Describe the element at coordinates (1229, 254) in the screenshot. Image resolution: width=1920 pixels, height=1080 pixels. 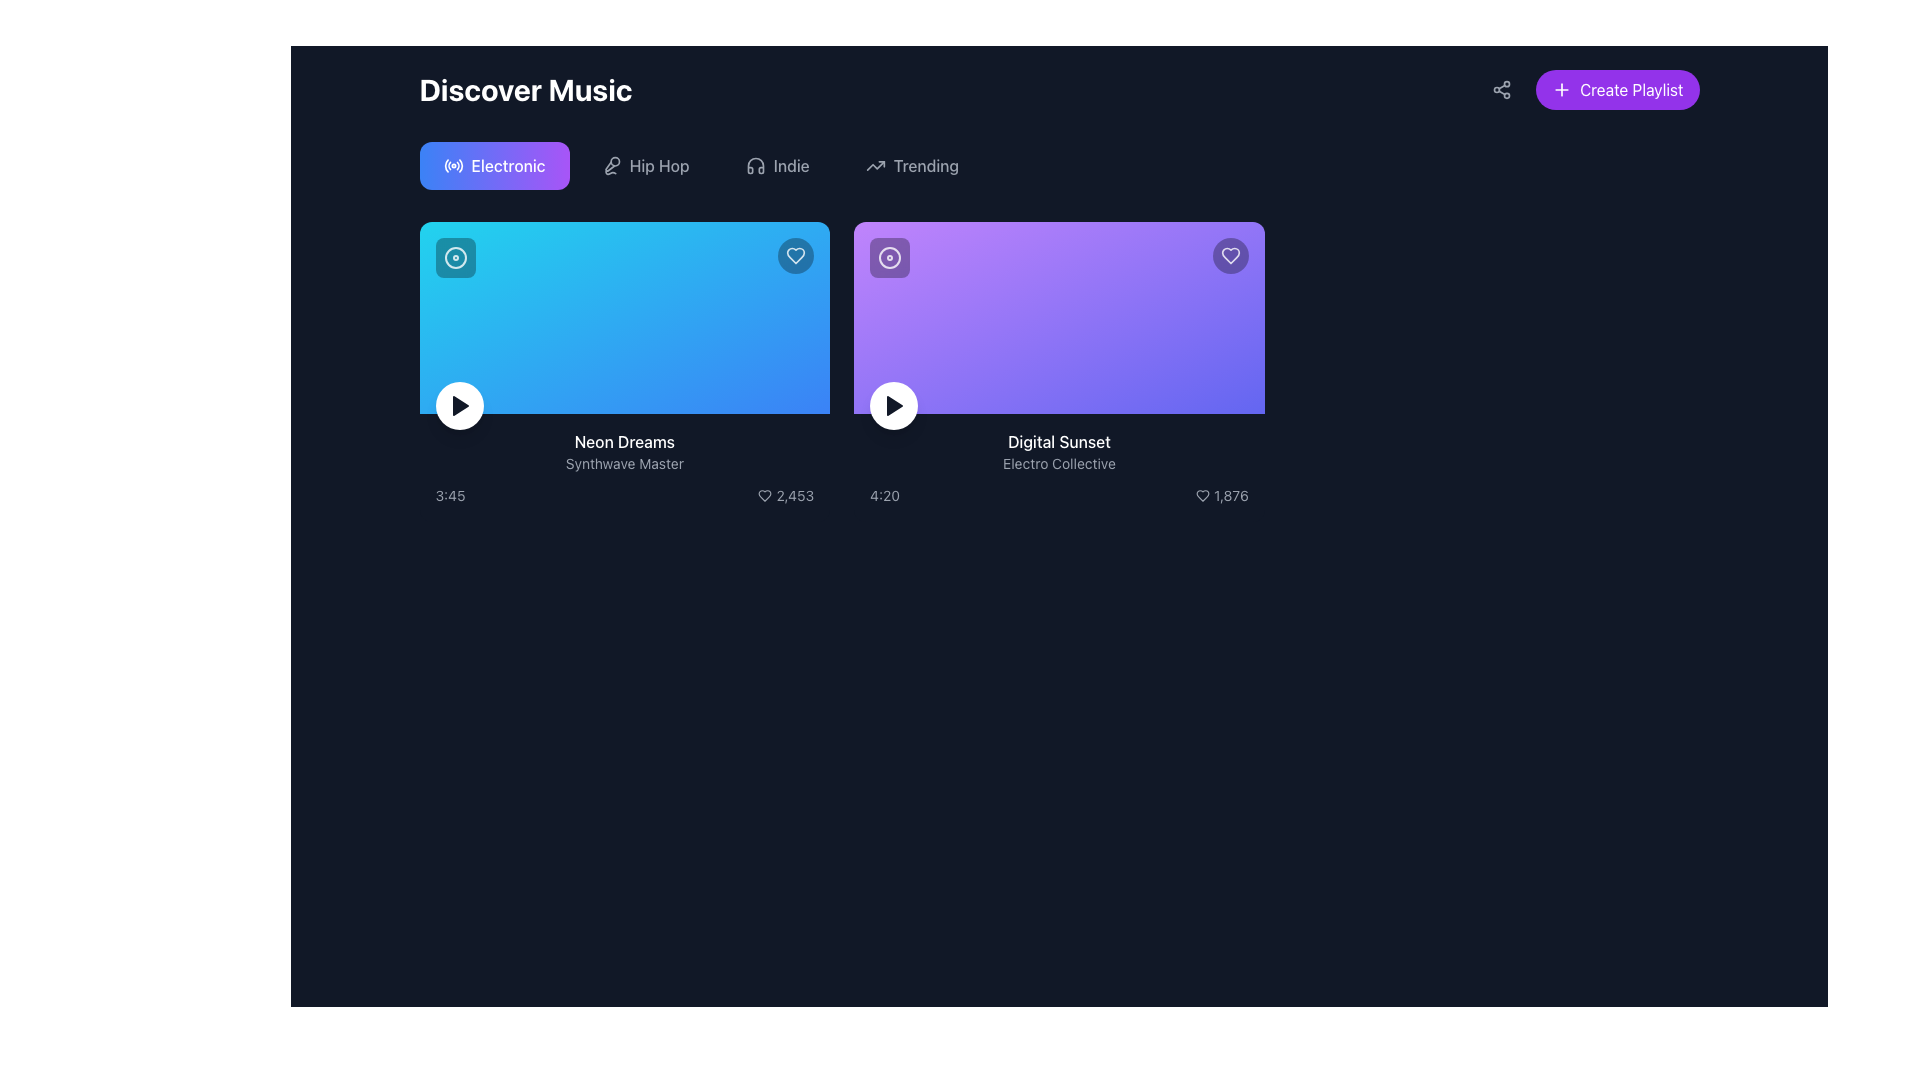
I see `the heart-shaped icon button located at the top-right corner of the 'Digital Sunset' song card in the music discovery section` at that location.